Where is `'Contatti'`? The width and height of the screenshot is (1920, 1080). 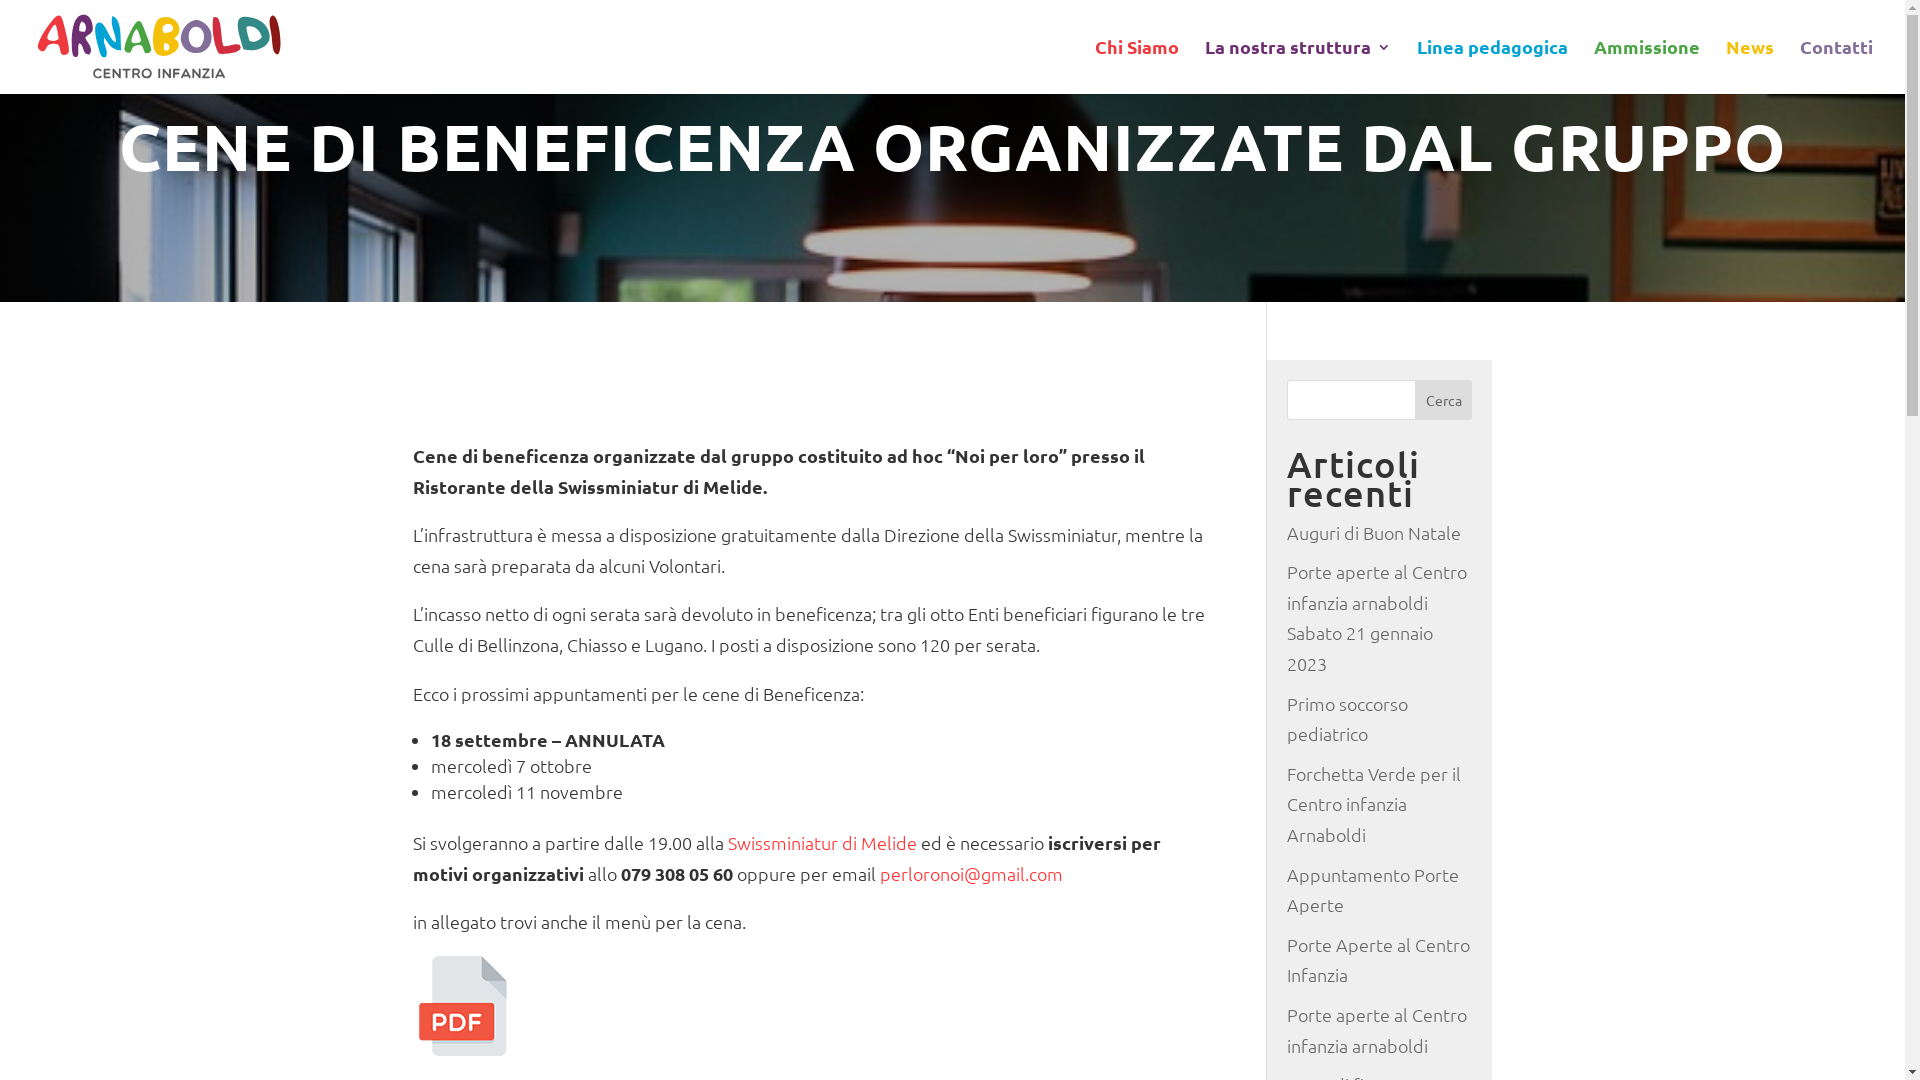
'Contatti' is located at coordinates (1836, 65).